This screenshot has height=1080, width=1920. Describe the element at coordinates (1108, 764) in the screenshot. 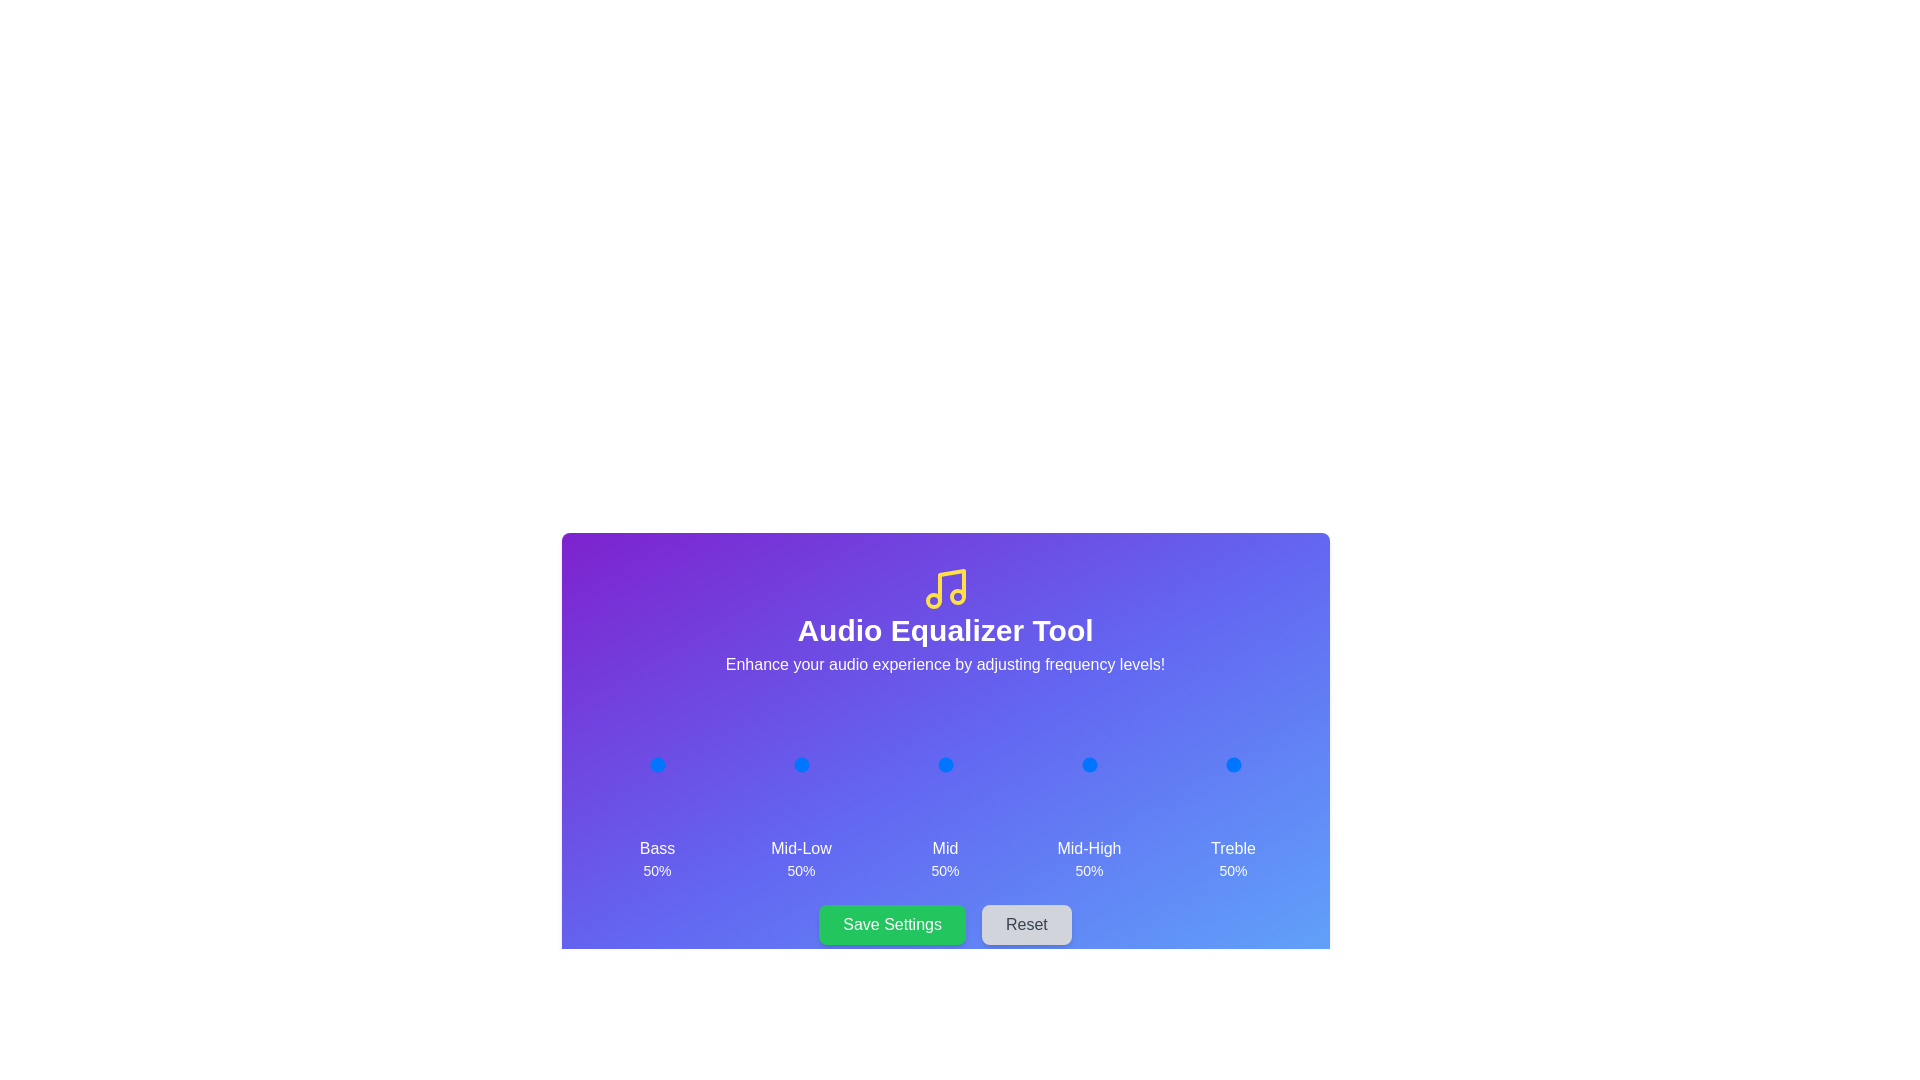

I see `the 3 slider to 82%` at that location.